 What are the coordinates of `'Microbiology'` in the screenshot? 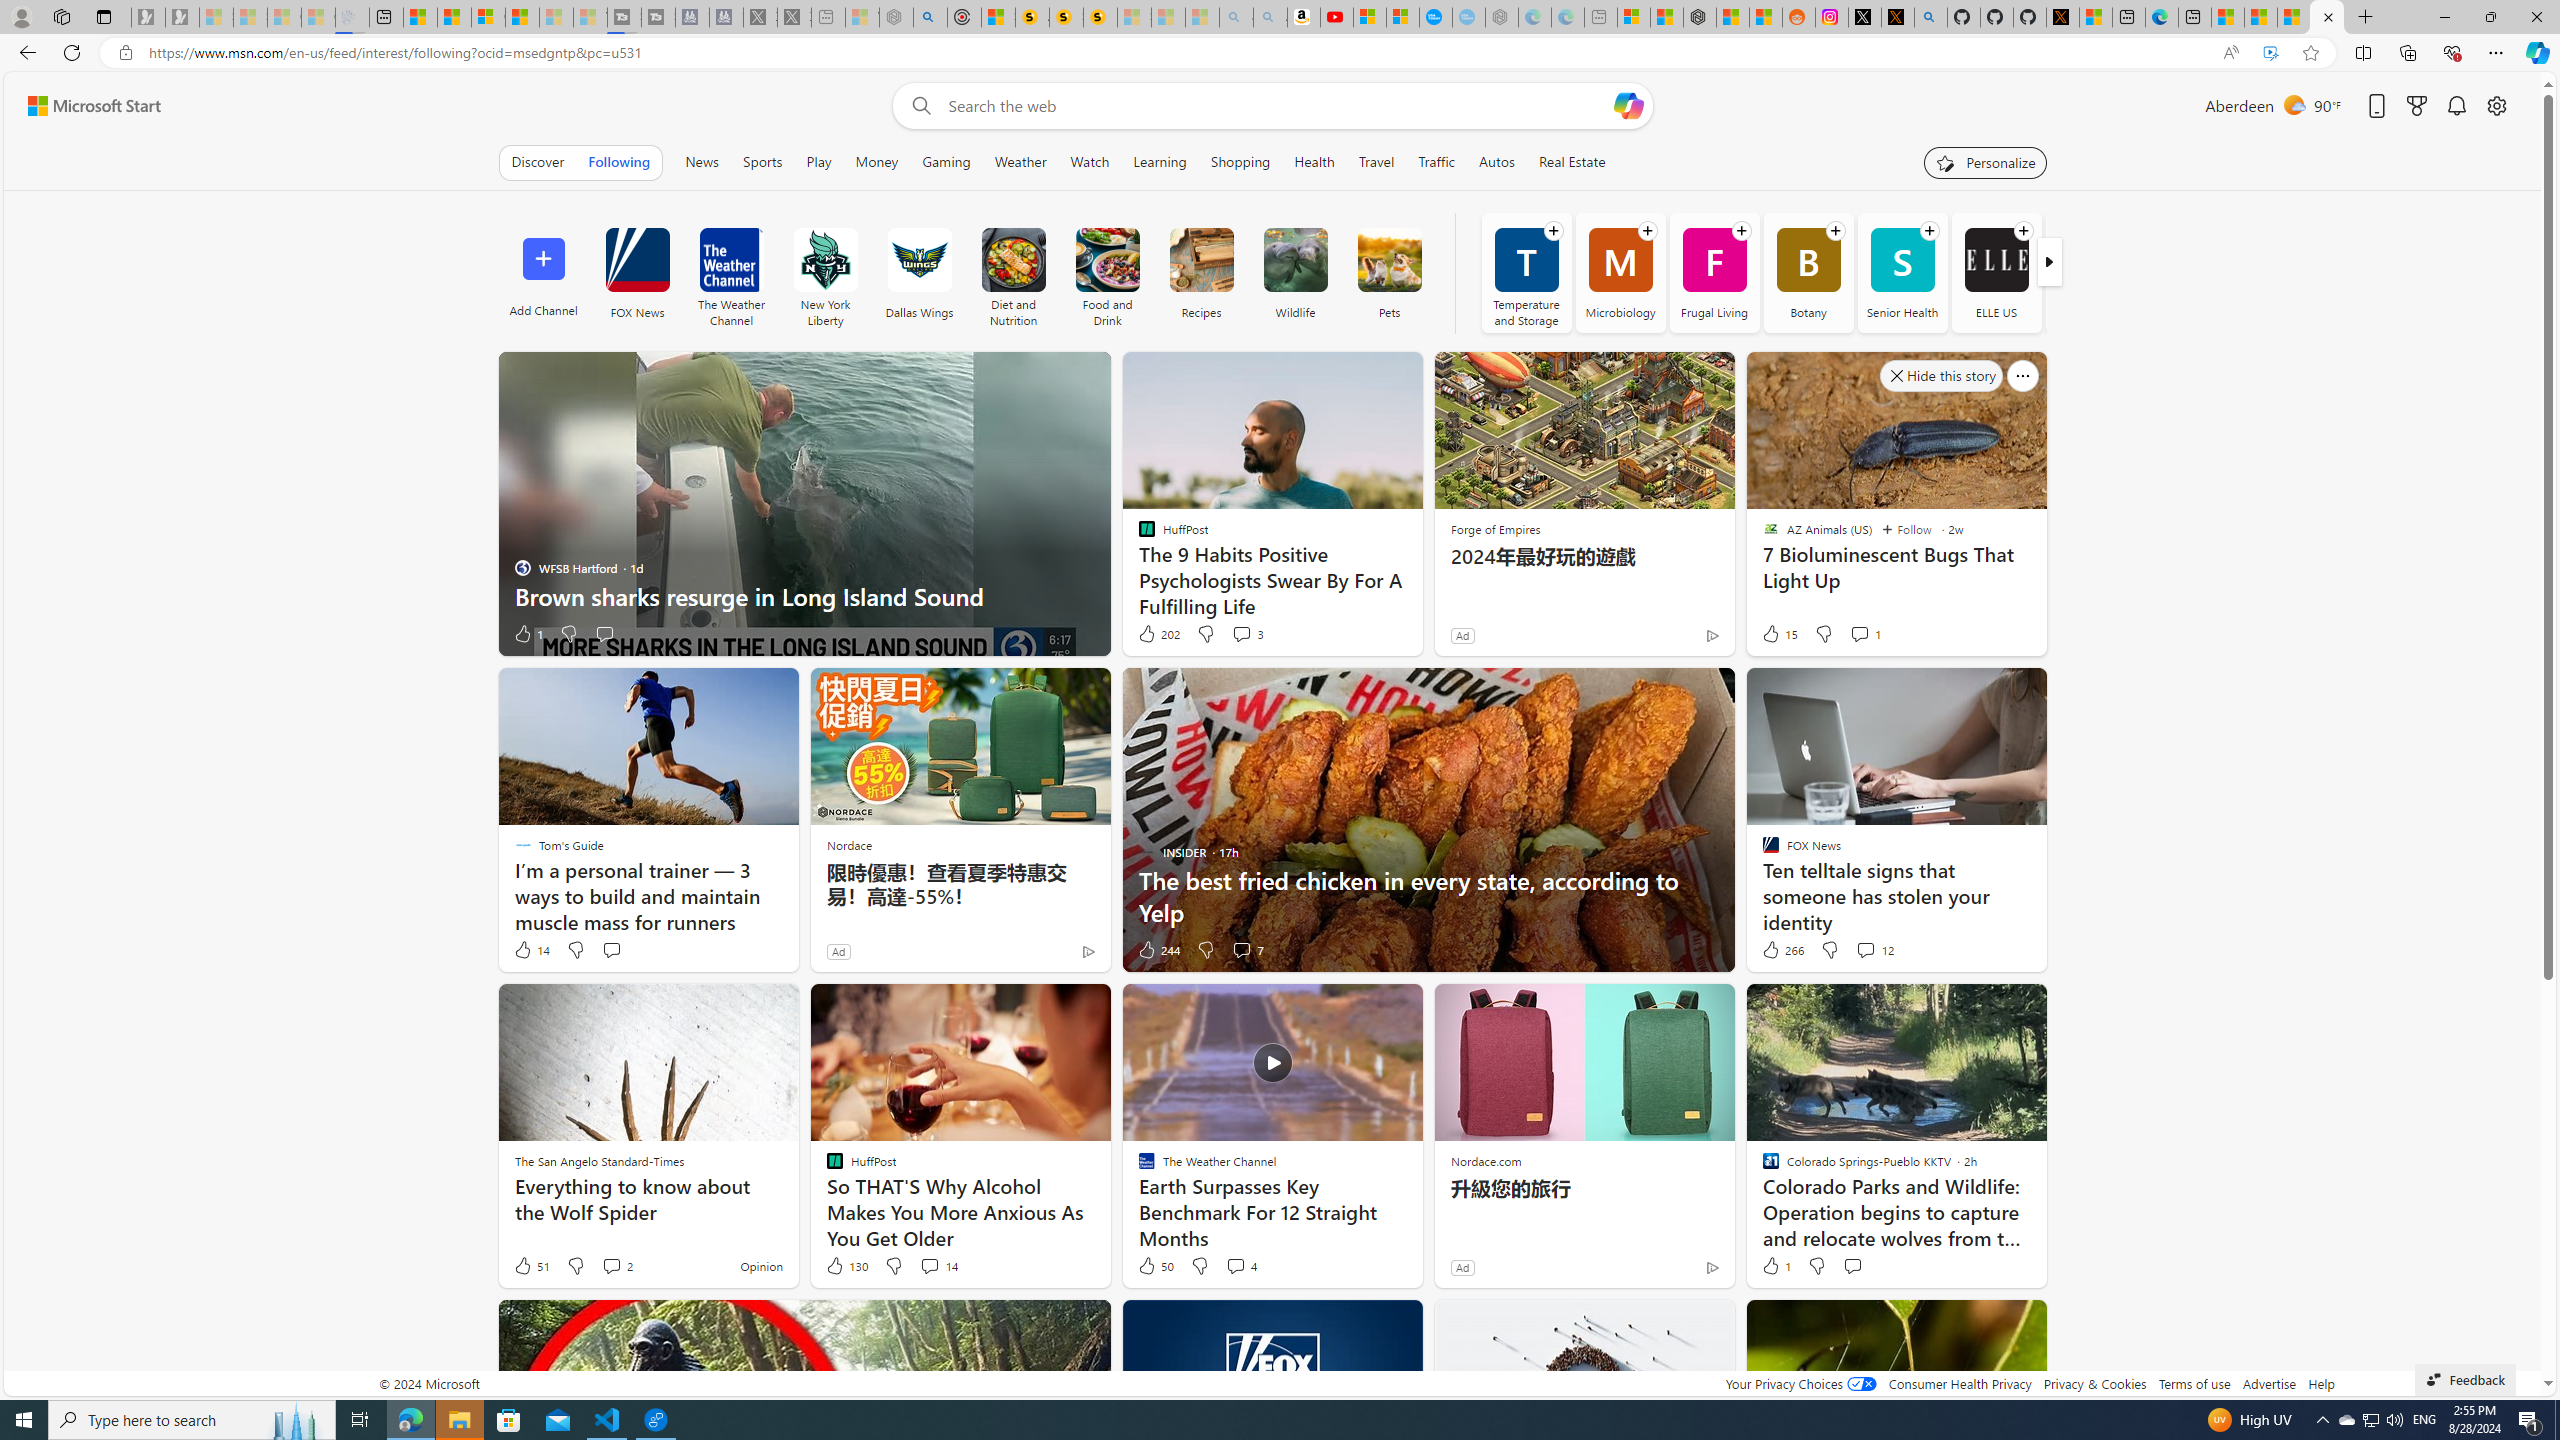 It's located at (1619, 271).